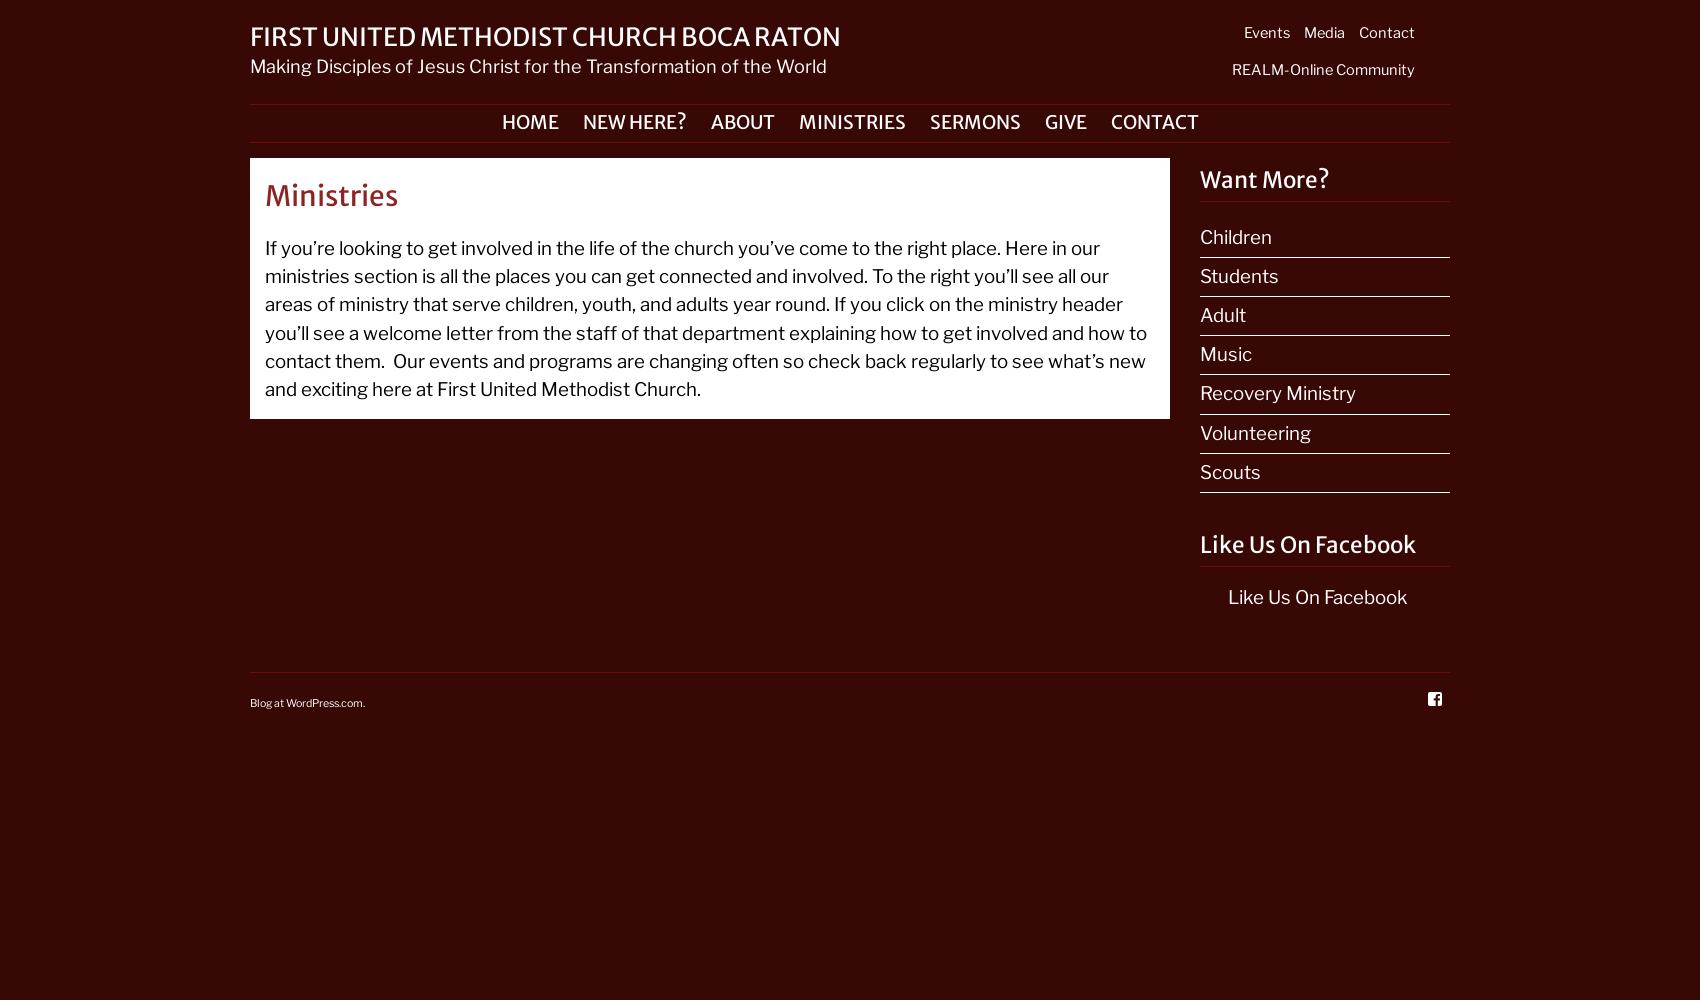 This screenshot has height=1000, width=1700. What do you see at coordinates (1221, 314) in the screenshot?
I see `'Adult'` at bounding box center [1221, 314].